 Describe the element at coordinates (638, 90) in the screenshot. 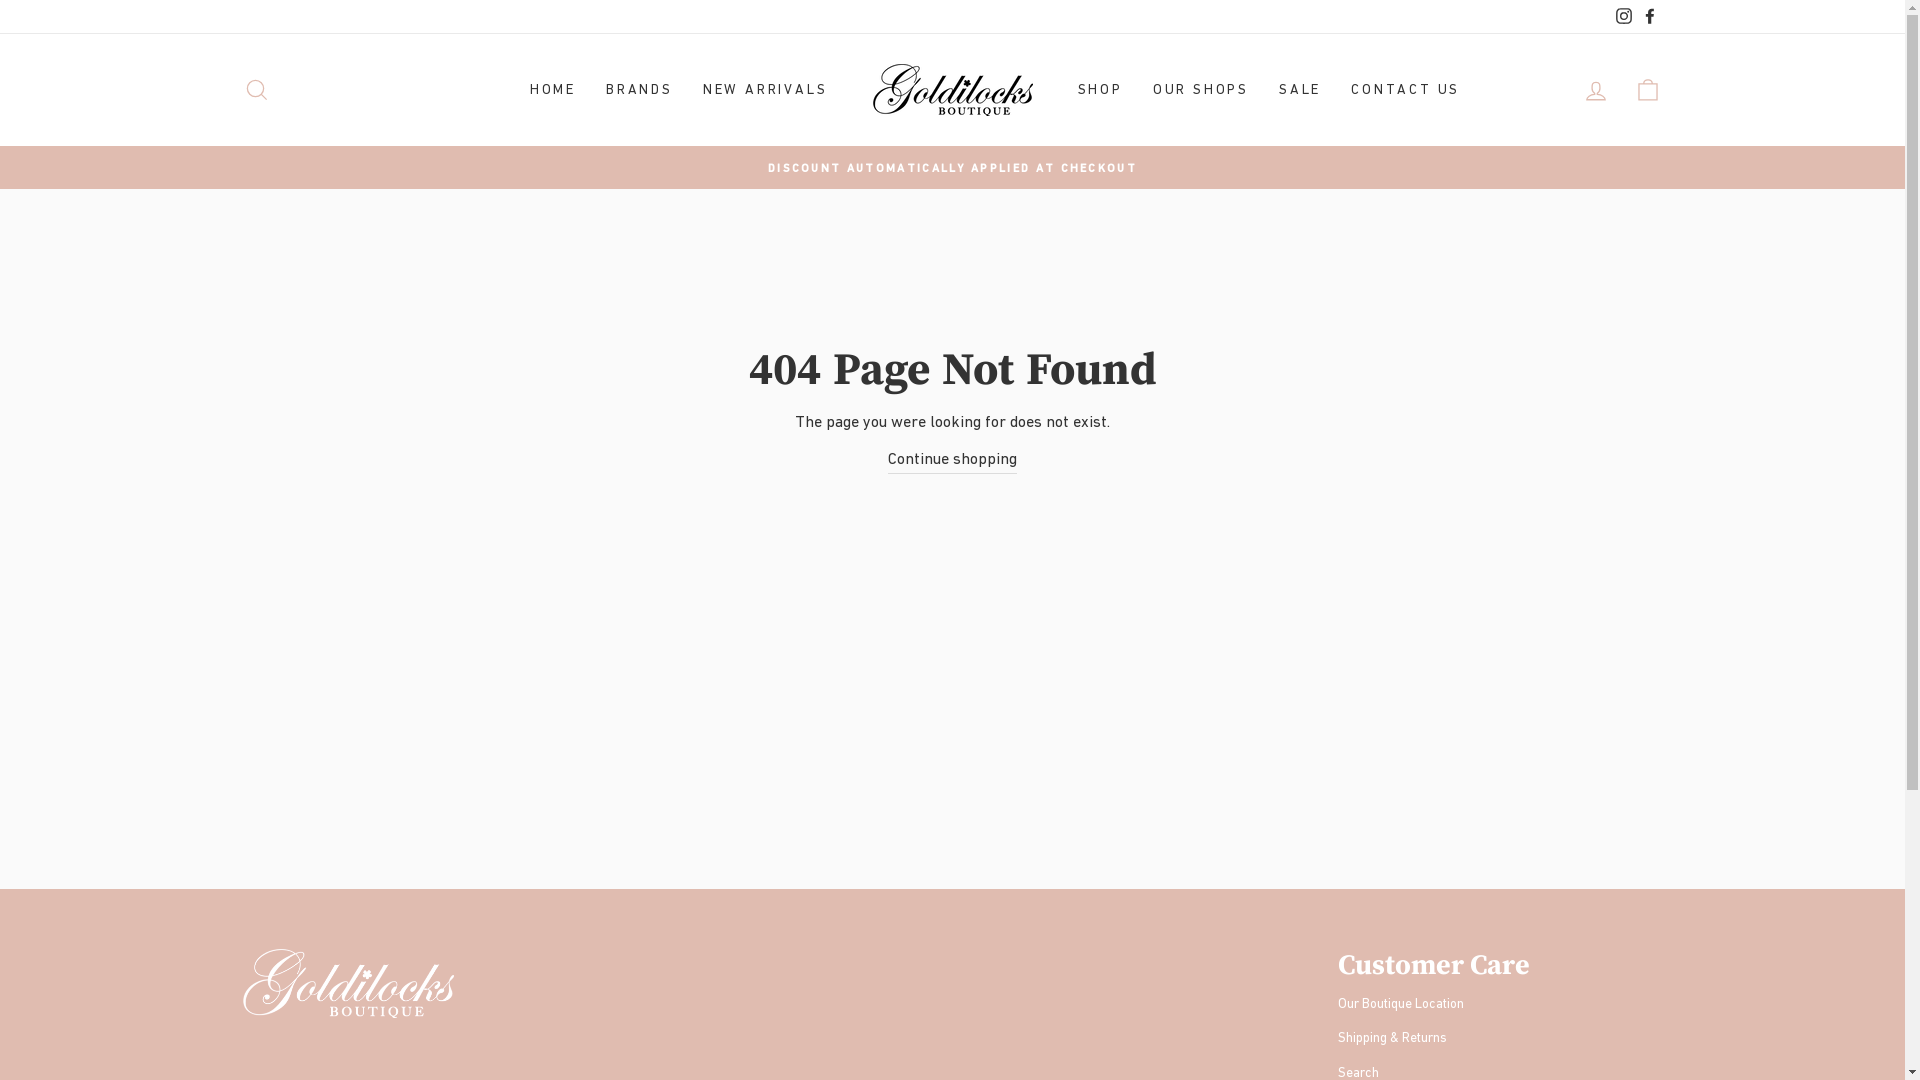

I see `'BRANDS'` at that location.